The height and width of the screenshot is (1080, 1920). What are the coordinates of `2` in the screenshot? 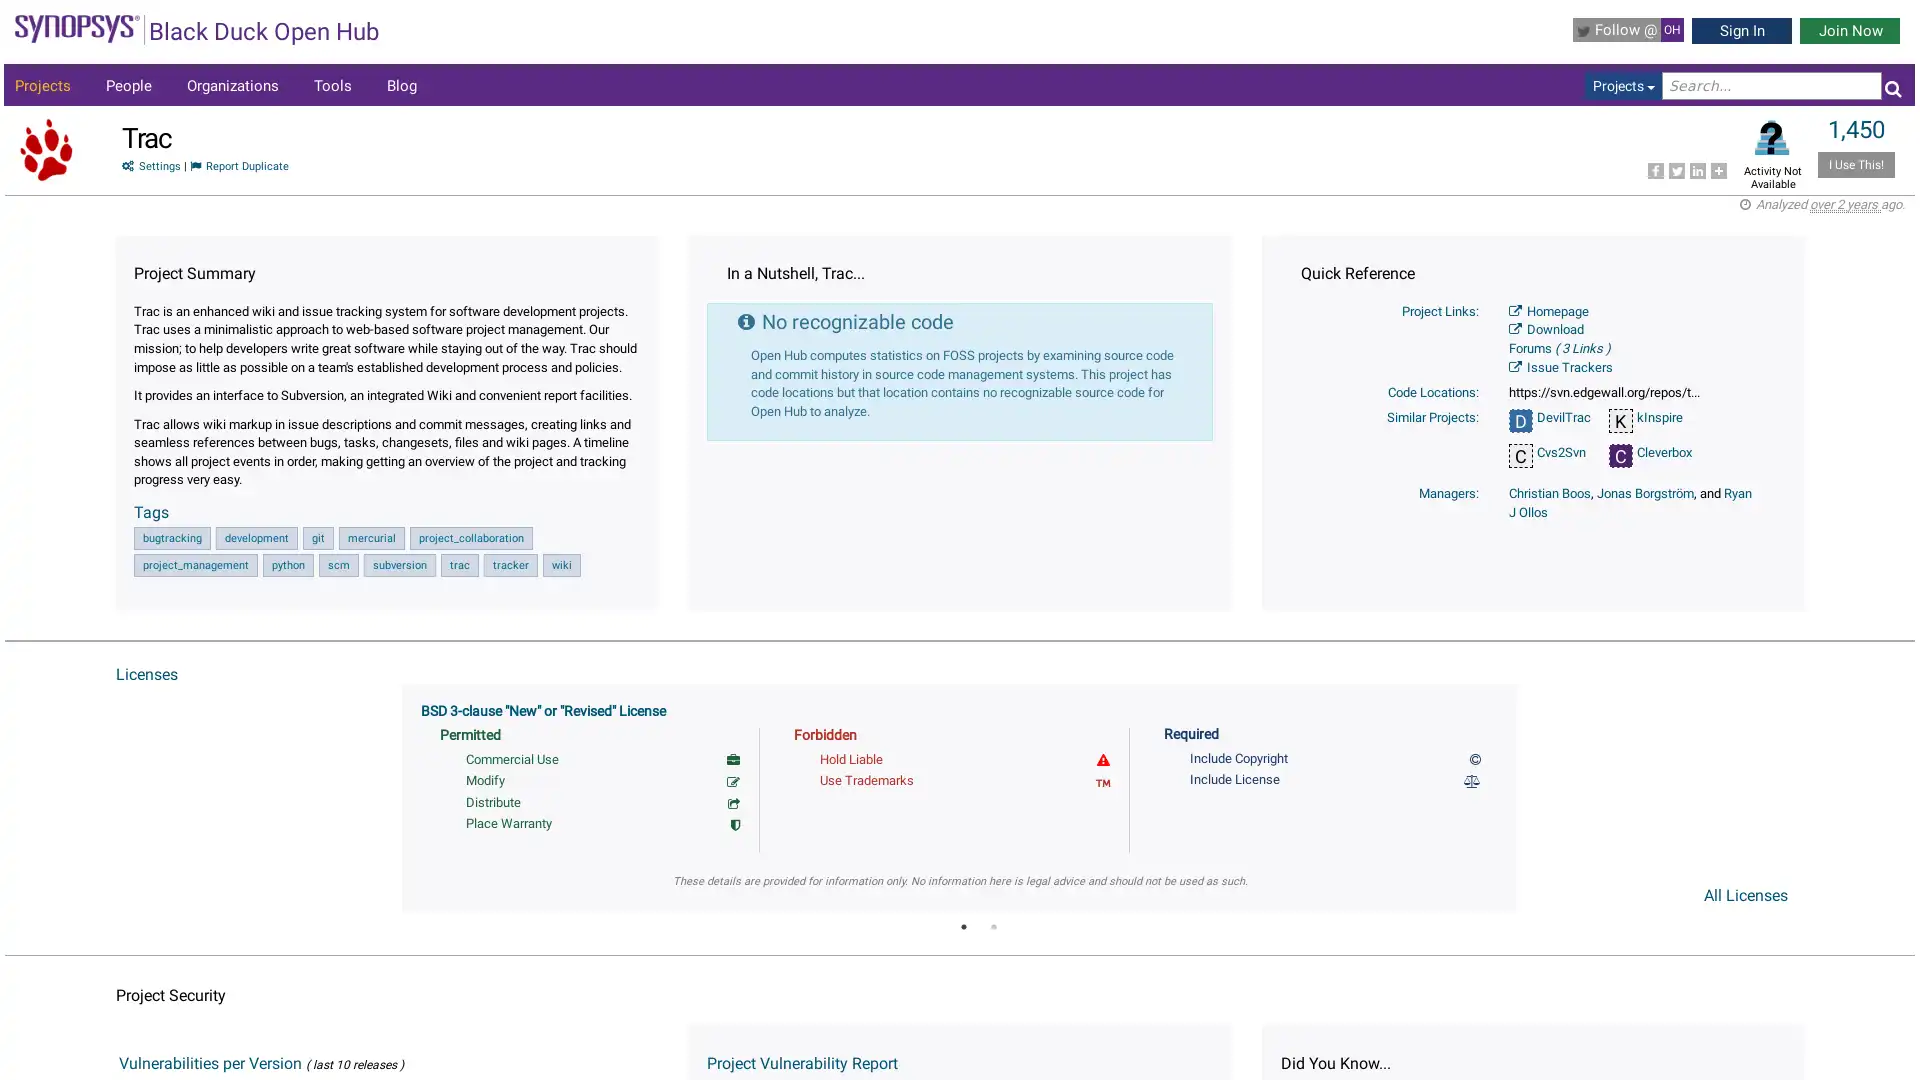 It's located at (993, 925).